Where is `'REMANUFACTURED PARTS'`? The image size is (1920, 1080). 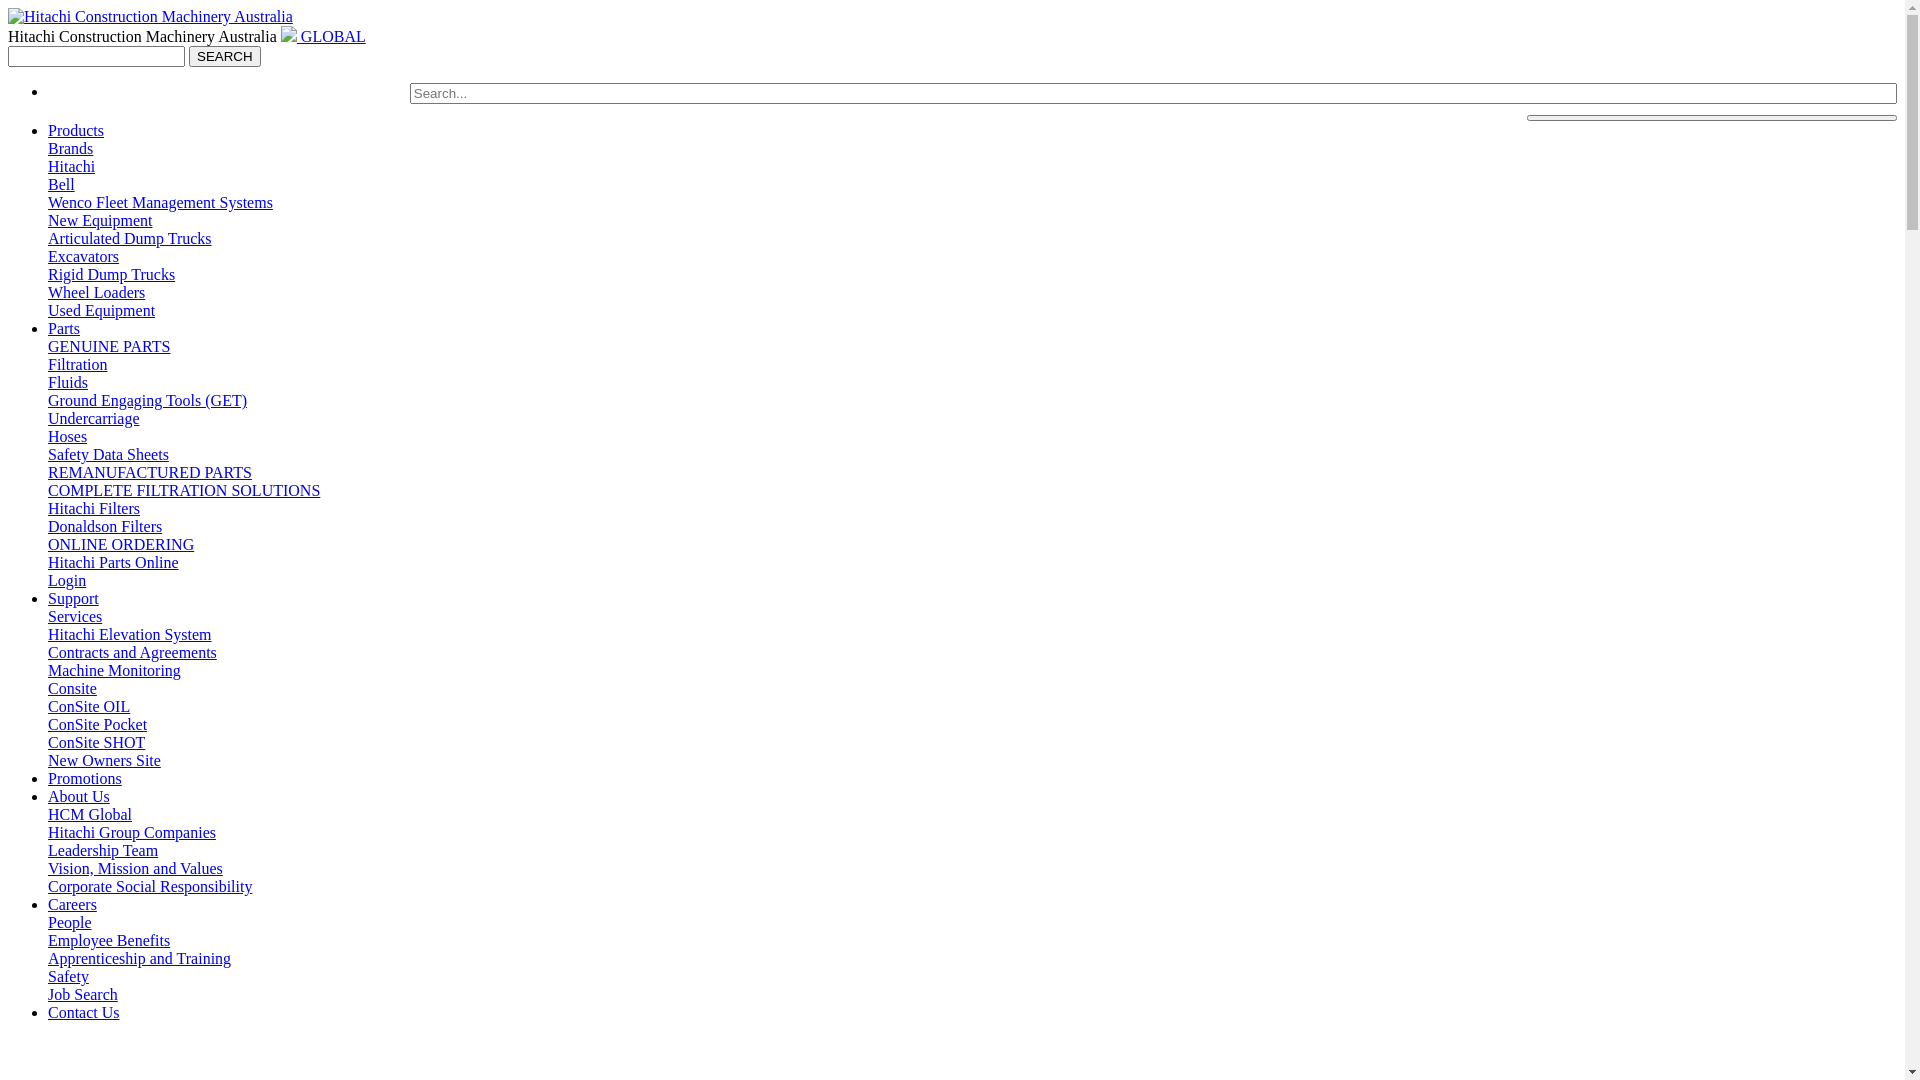 'REMANUFACTURED PARTS' is located at coordinates (148, 472).